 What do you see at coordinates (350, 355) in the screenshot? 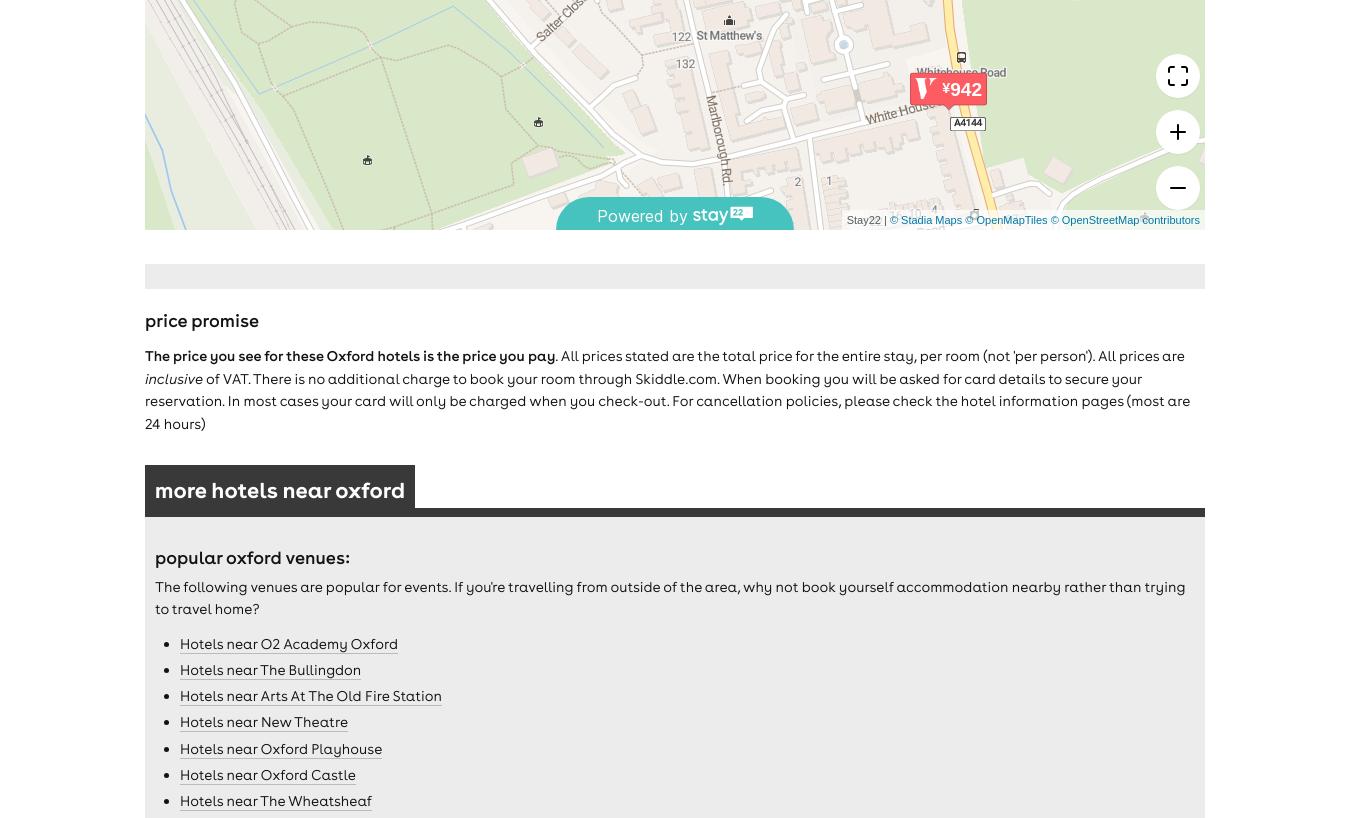
I see `'The price you see for these Oxford hotels is the price you pay'` at bounding box center [350, 355].